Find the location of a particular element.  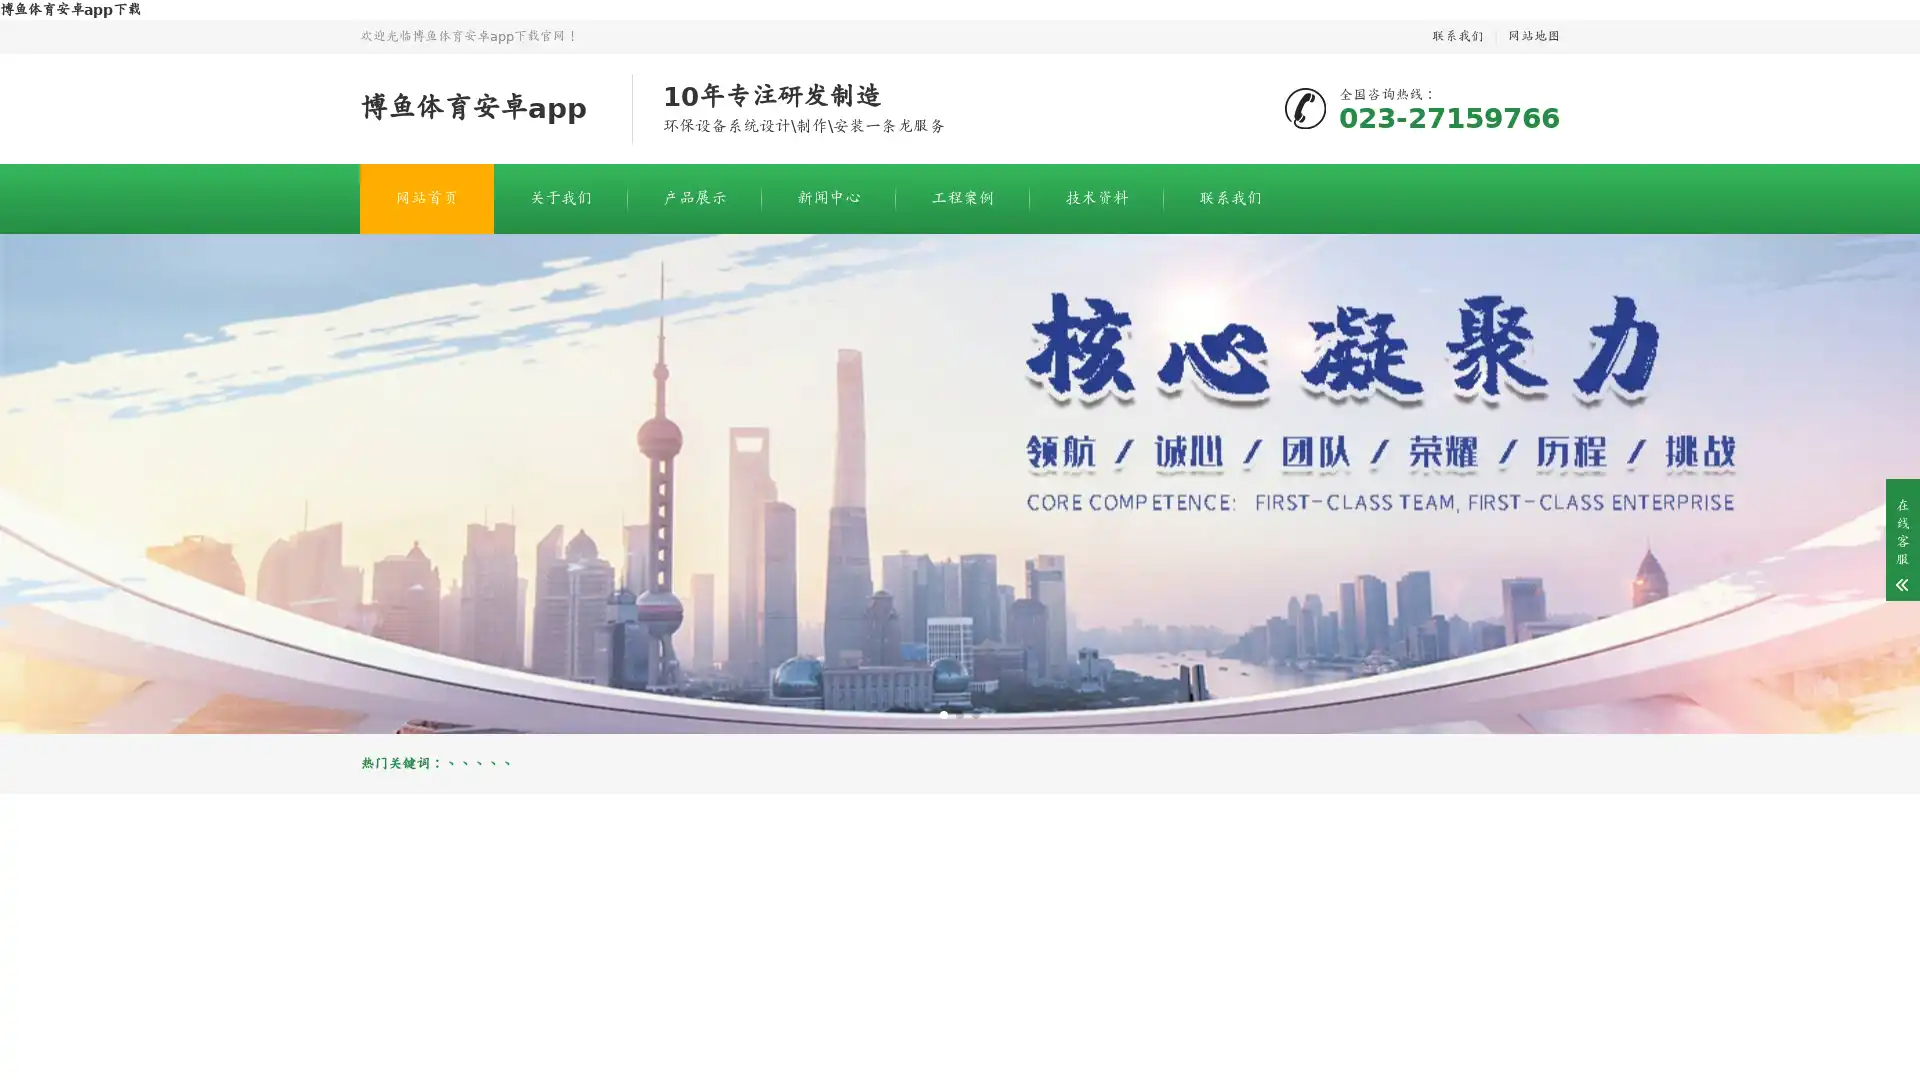

Go to slide 2 is located at coordinates (960, 713).